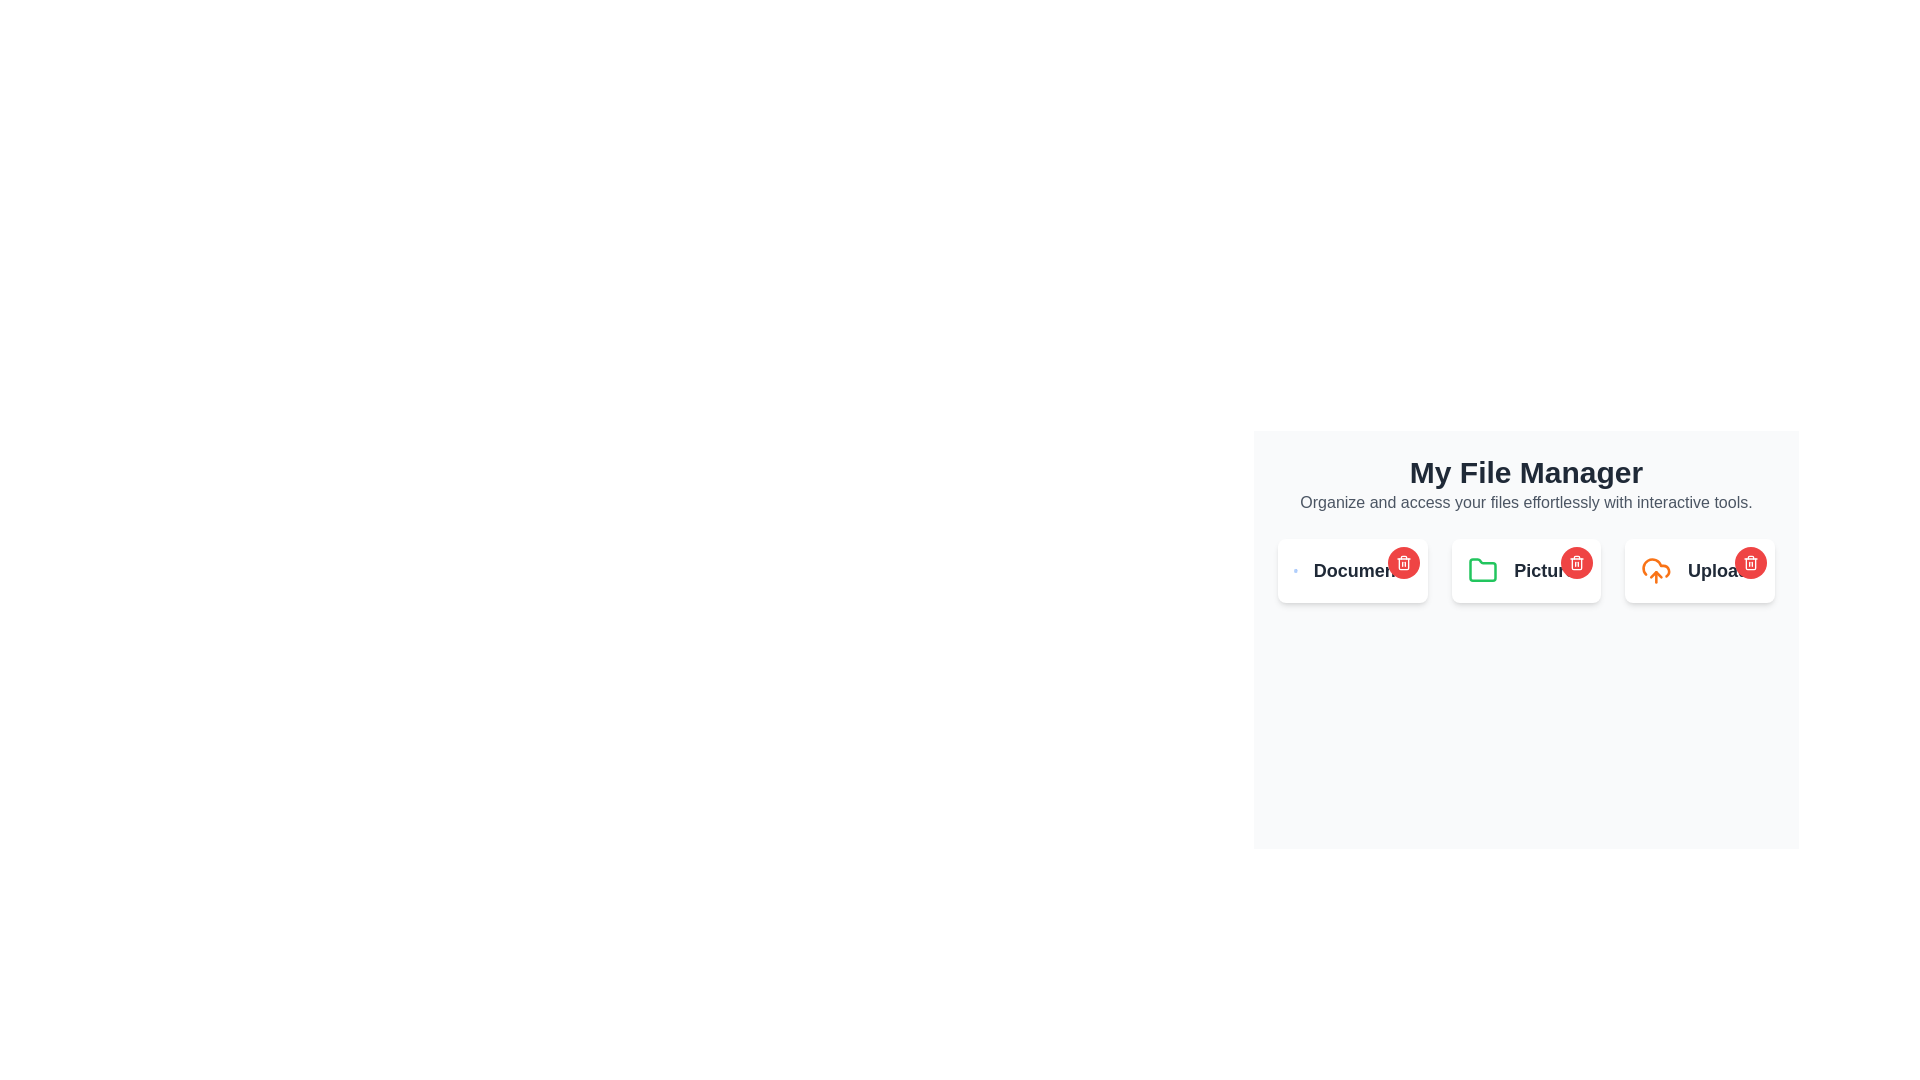  I want to click on the delete icon button located at the top right corner of the 'Picture' label in the file manager, so click(1576, 563).